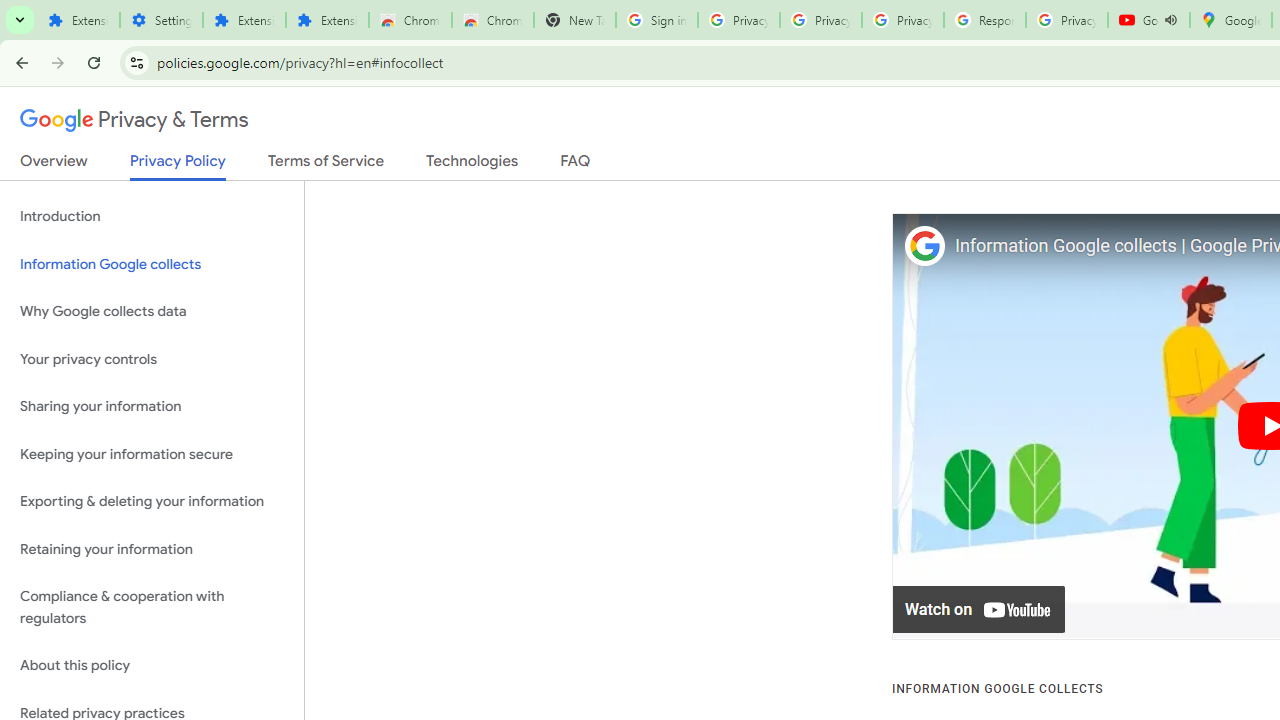 This screenshot has height=720, width=1280. Describe the element at coordinates (151, 454) in the screenshot. I see `'Keeping your information secure'` at that location.